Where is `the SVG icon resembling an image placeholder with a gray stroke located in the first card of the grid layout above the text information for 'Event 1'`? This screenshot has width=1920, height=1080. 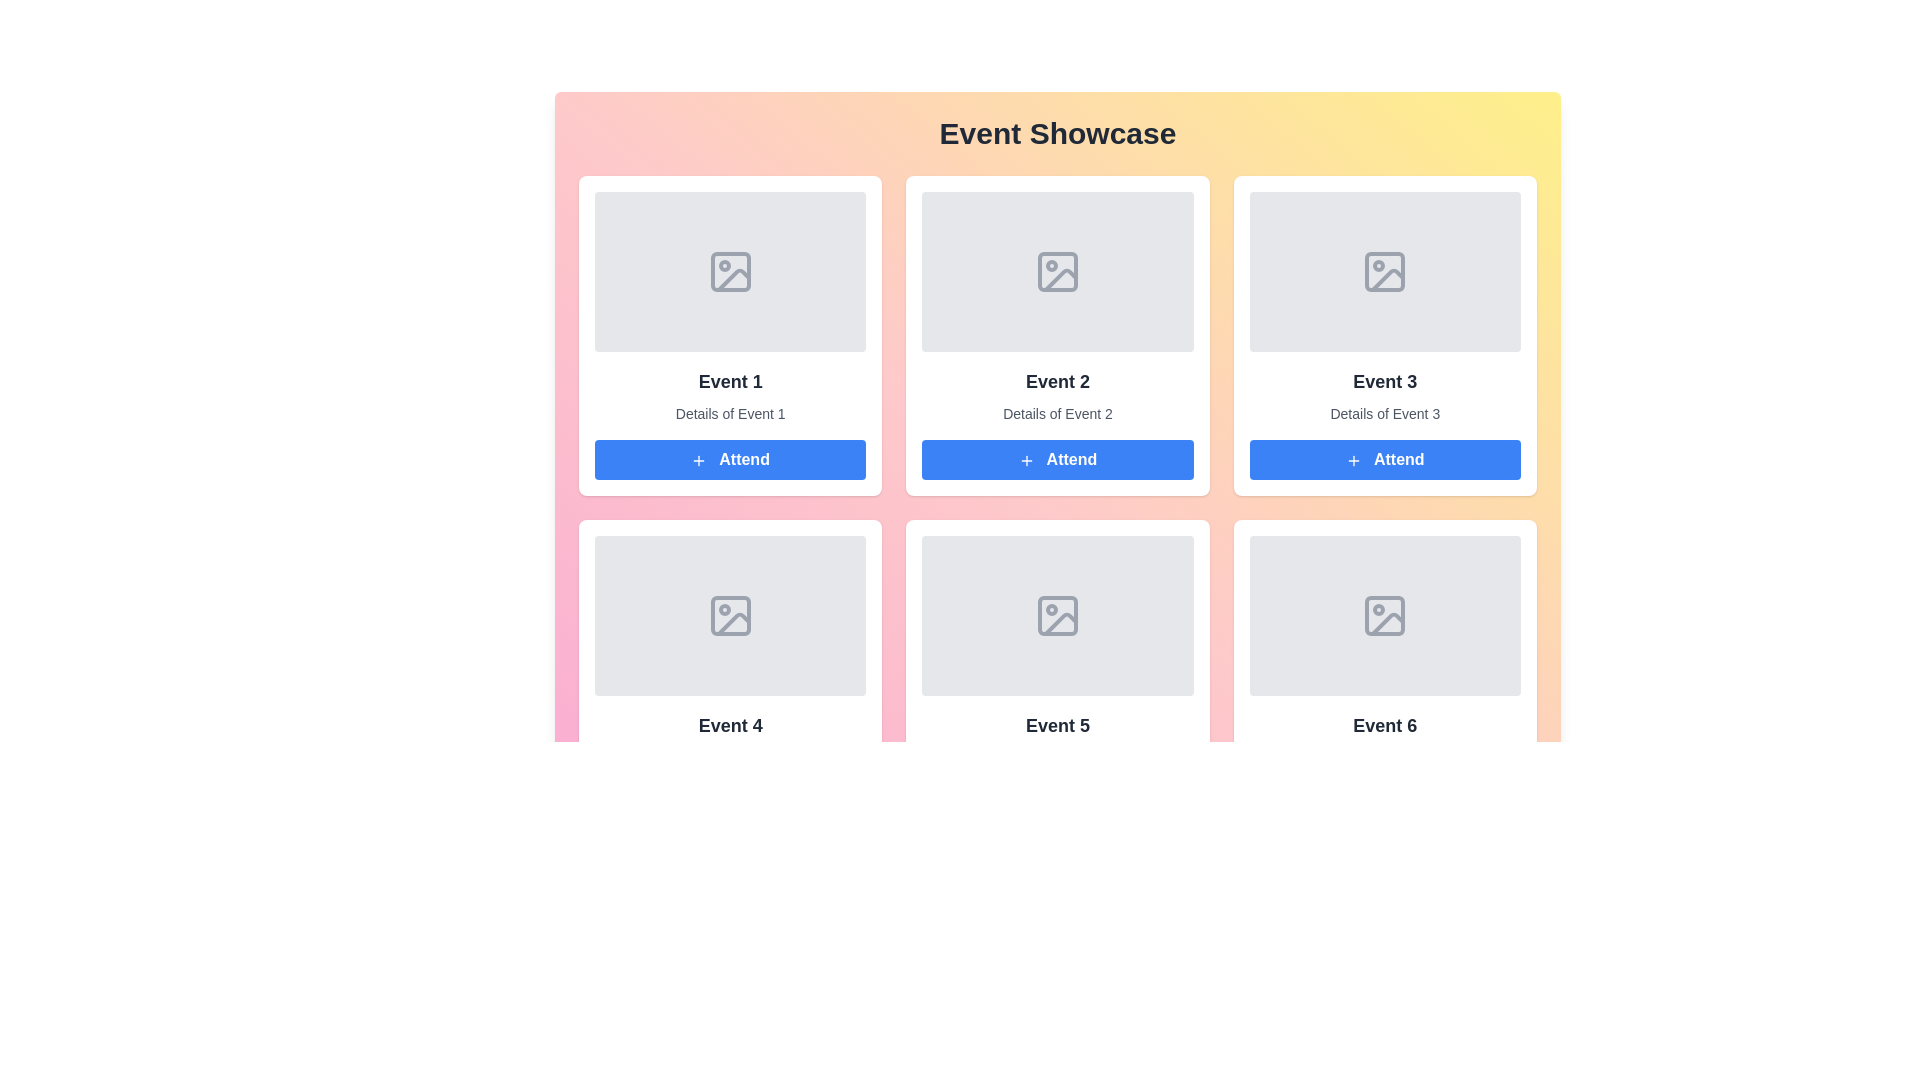
the SVG icon resembling an image placeholder with a gray stroke located in the first card of the grid layout above the text information for 'Event 1' is located at coordinates (729, 272).